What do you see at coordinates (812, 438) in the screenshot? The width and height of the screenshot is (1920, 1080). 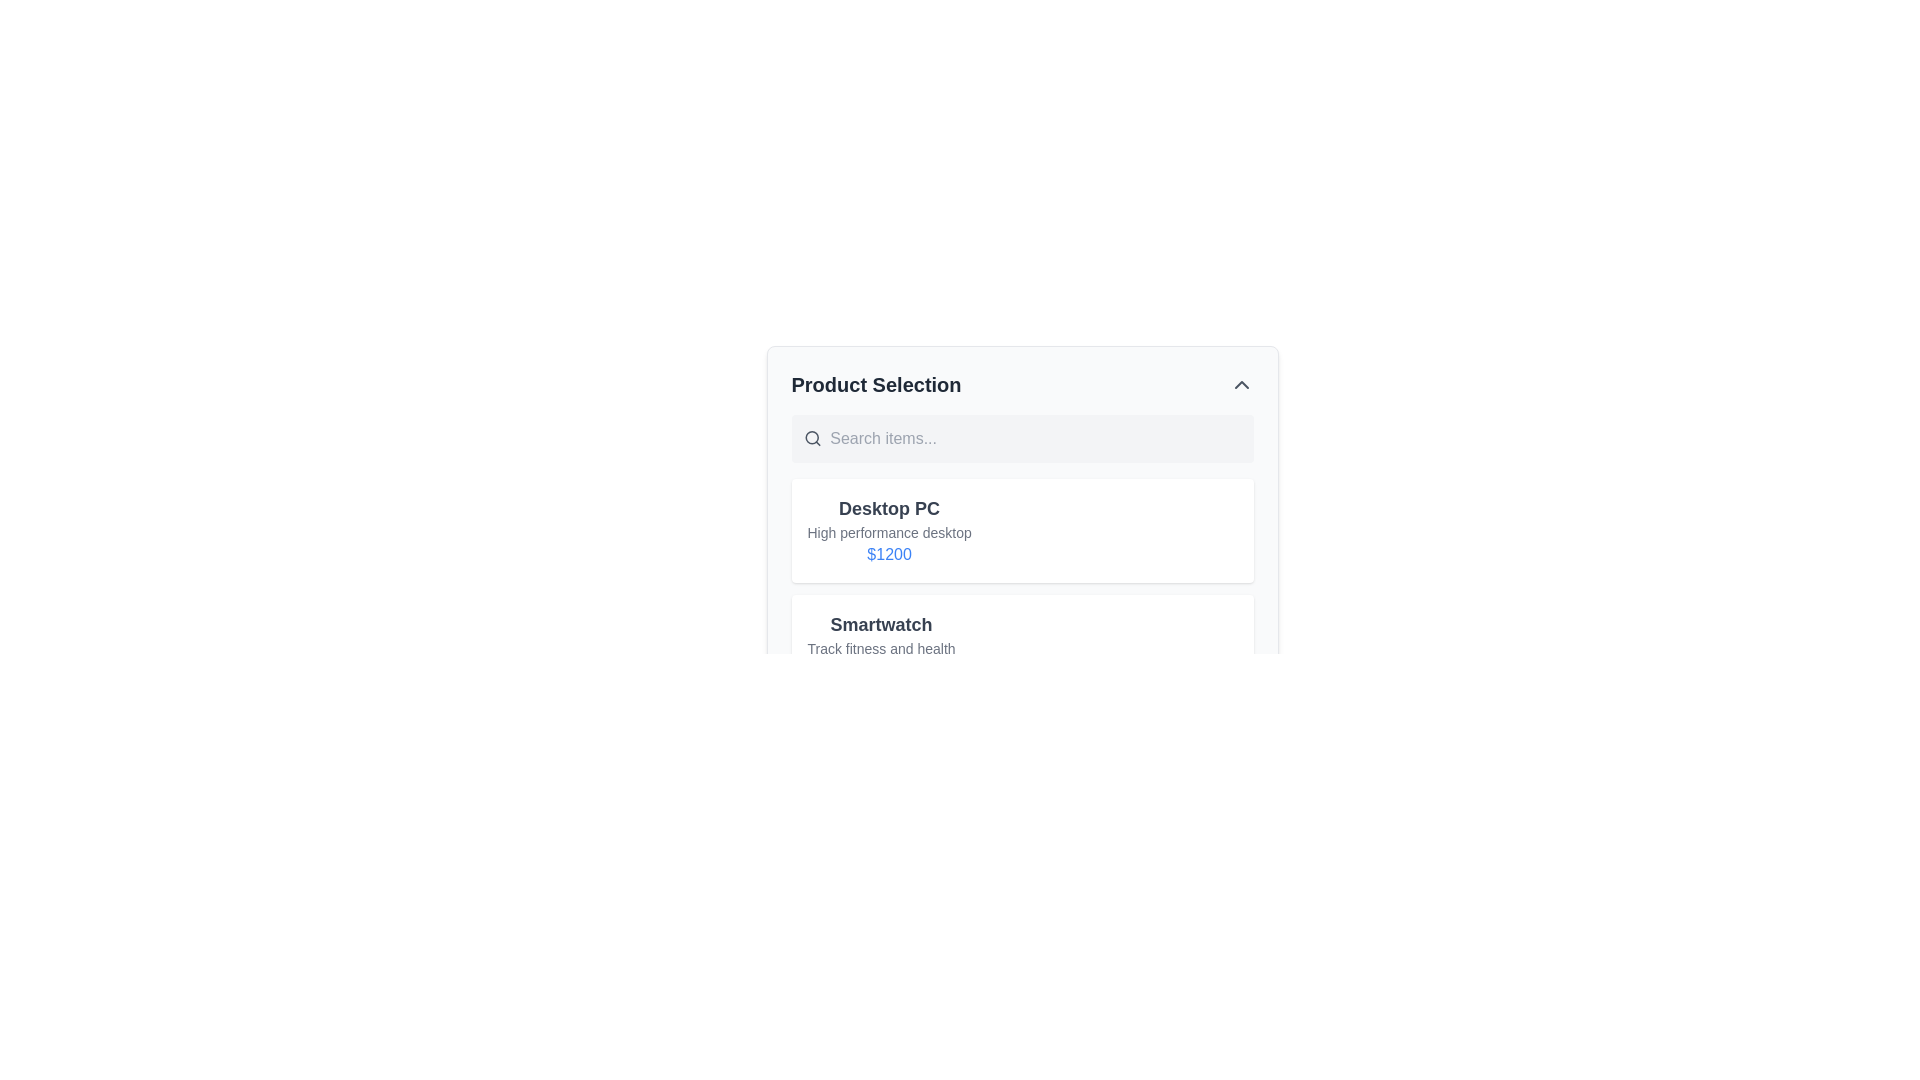 I see `the search icon, which is a gray magnifying glass symbol located to the left of the 'Search items...' text input field in the search bar at the top of the product selection panel` at bounding box center [812, 438].